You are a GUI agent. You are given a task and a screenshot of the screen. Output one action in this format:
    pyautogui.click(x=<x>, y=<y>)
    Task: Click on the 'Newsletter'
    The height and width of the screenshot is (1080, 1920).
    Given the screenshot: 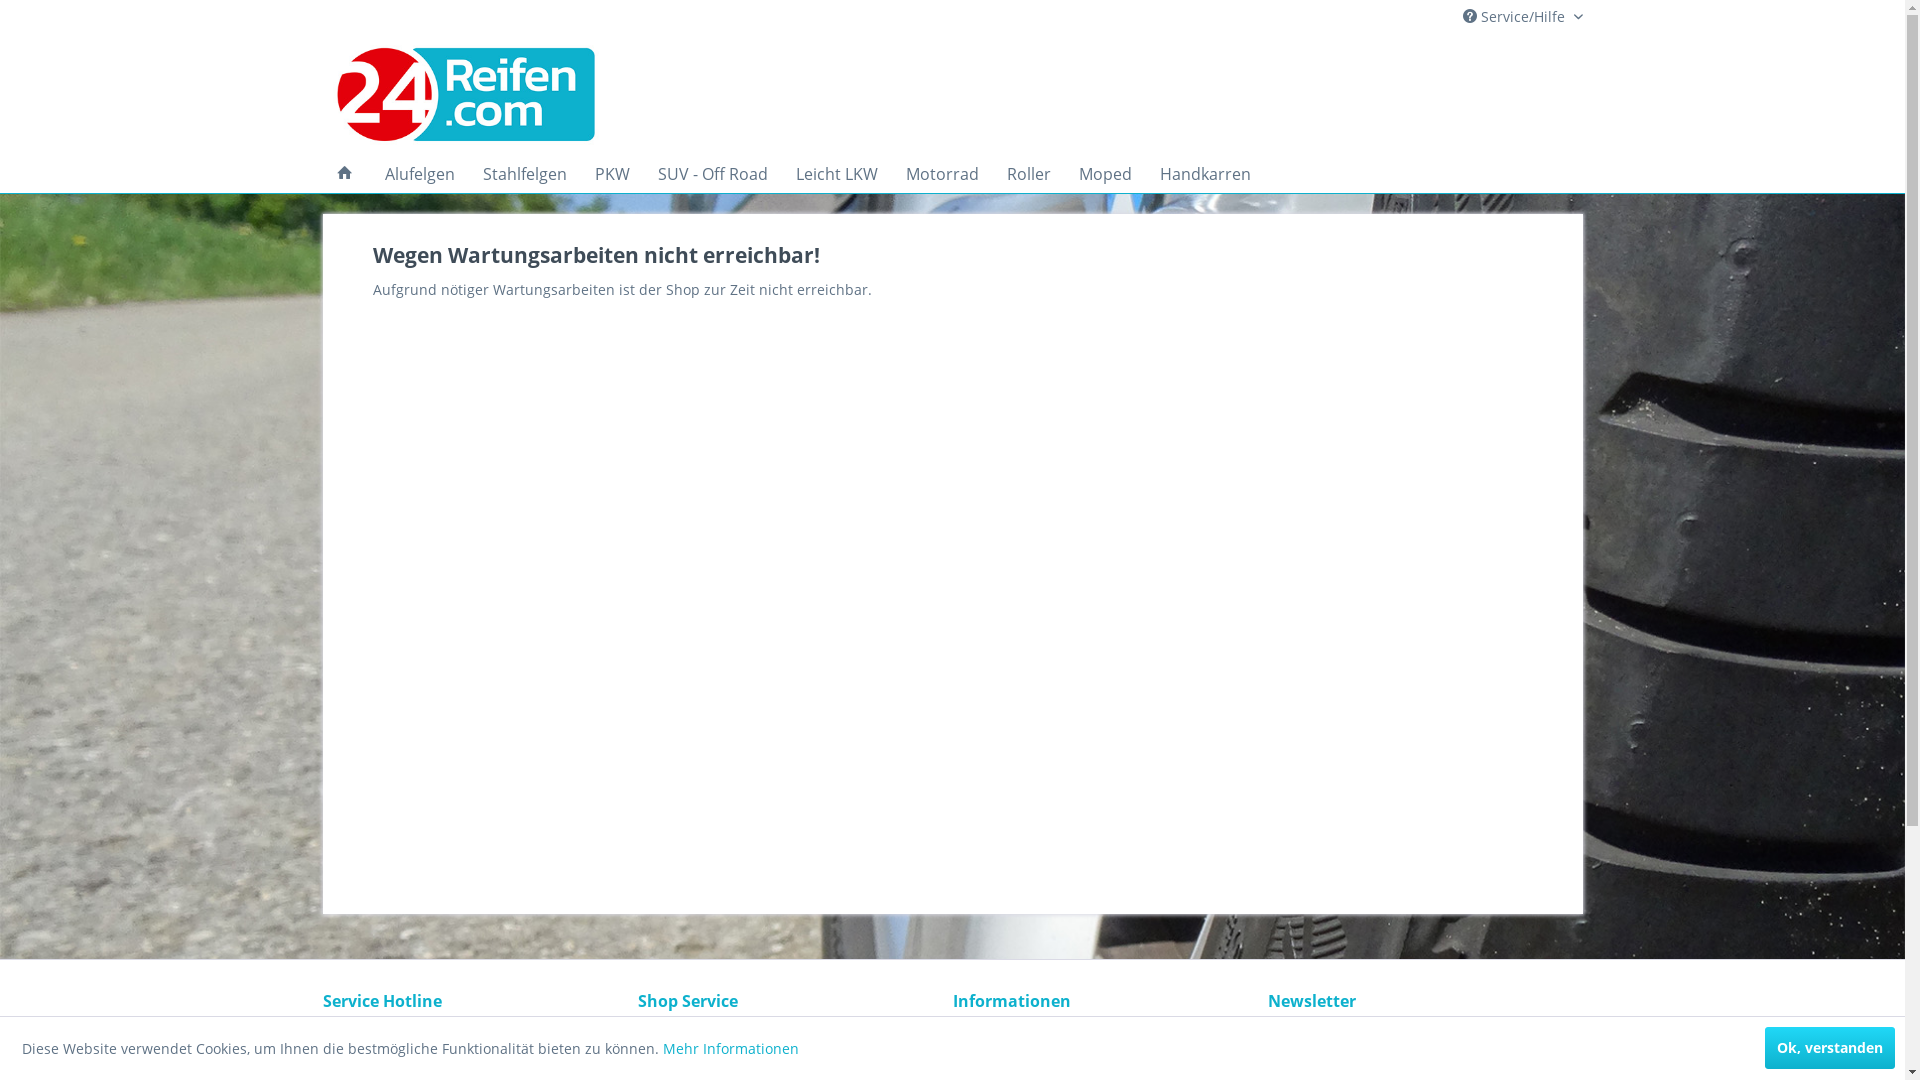 What is the action you would take?
    pyautogui.click(x=1103, y=1035)
    